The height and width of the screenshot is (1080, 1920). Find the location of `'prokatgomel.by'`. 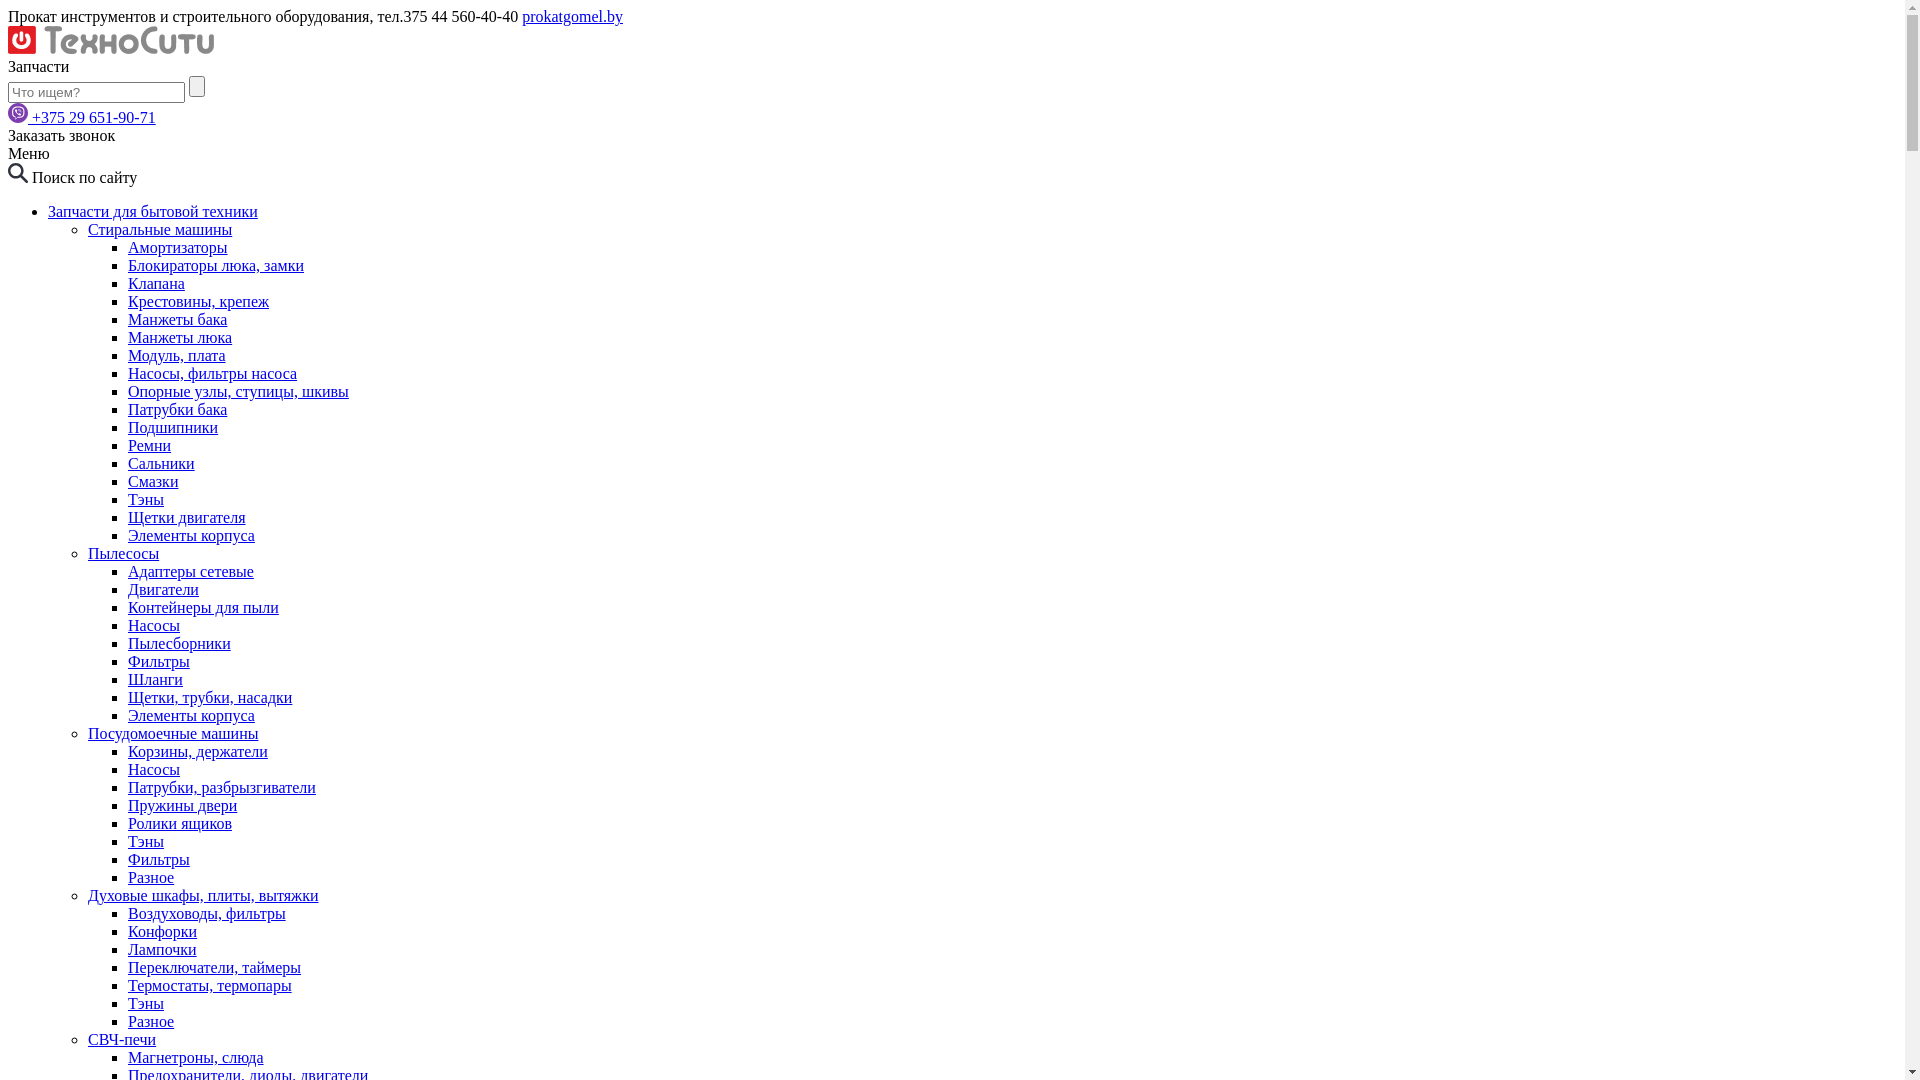

'prokatgomel.by' is located at coordinates (571, 16).